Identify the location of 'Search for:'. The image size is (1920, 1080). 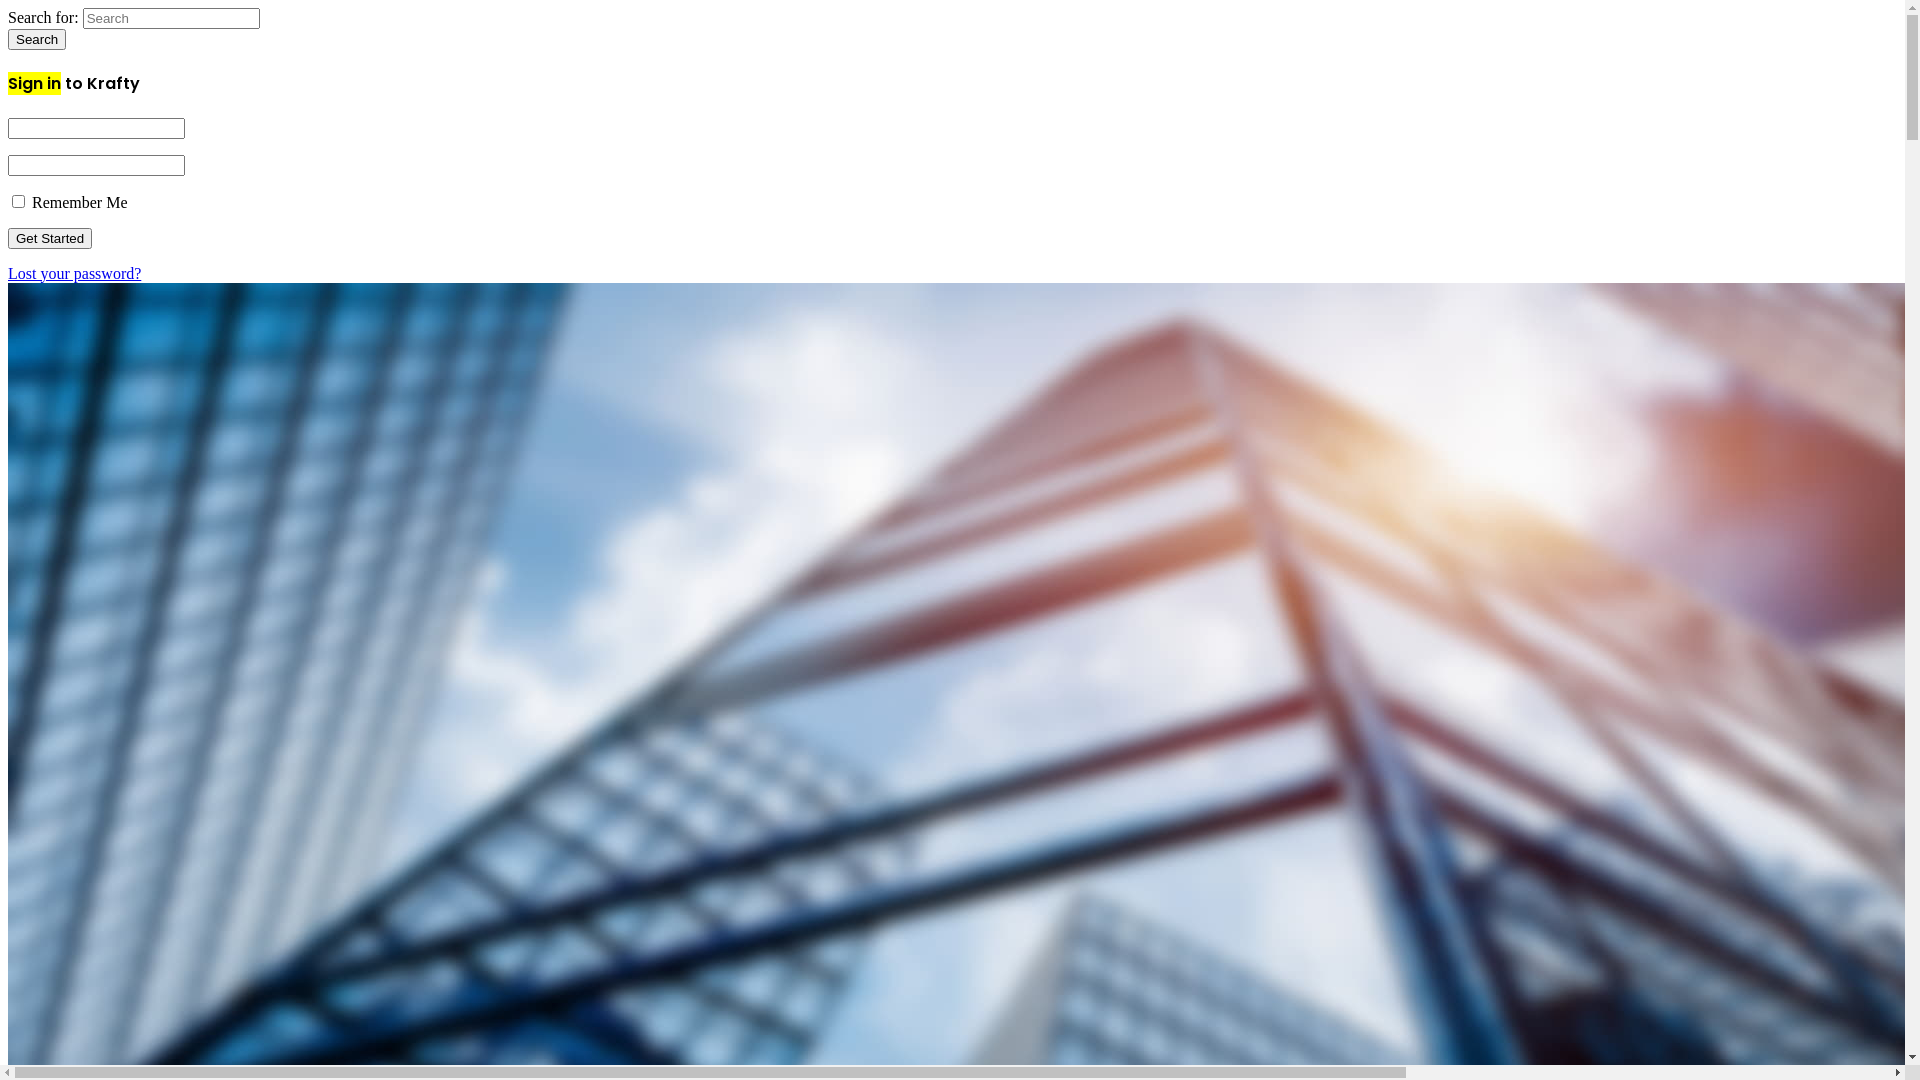
(171, 18).